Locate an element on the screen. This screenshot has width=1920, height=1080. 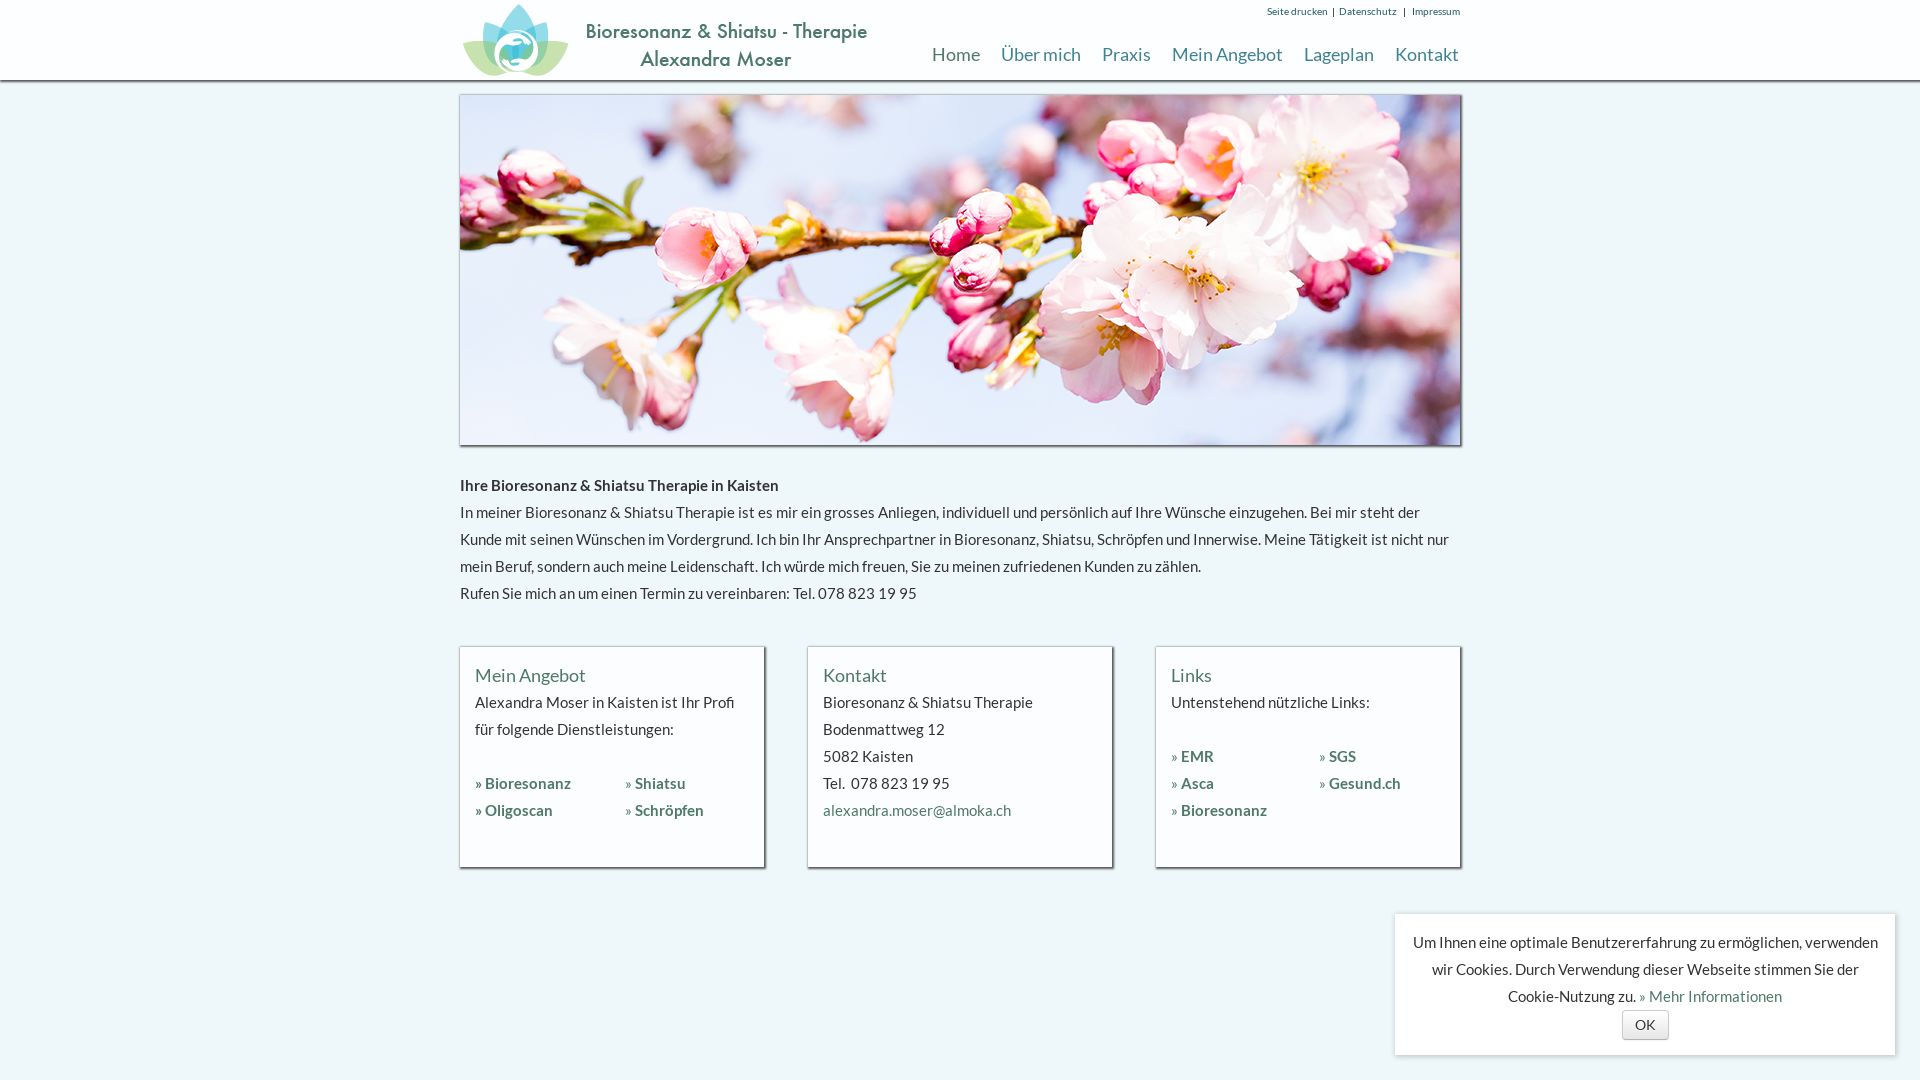
'Lageplan' is located at coordinates (1339, 53).